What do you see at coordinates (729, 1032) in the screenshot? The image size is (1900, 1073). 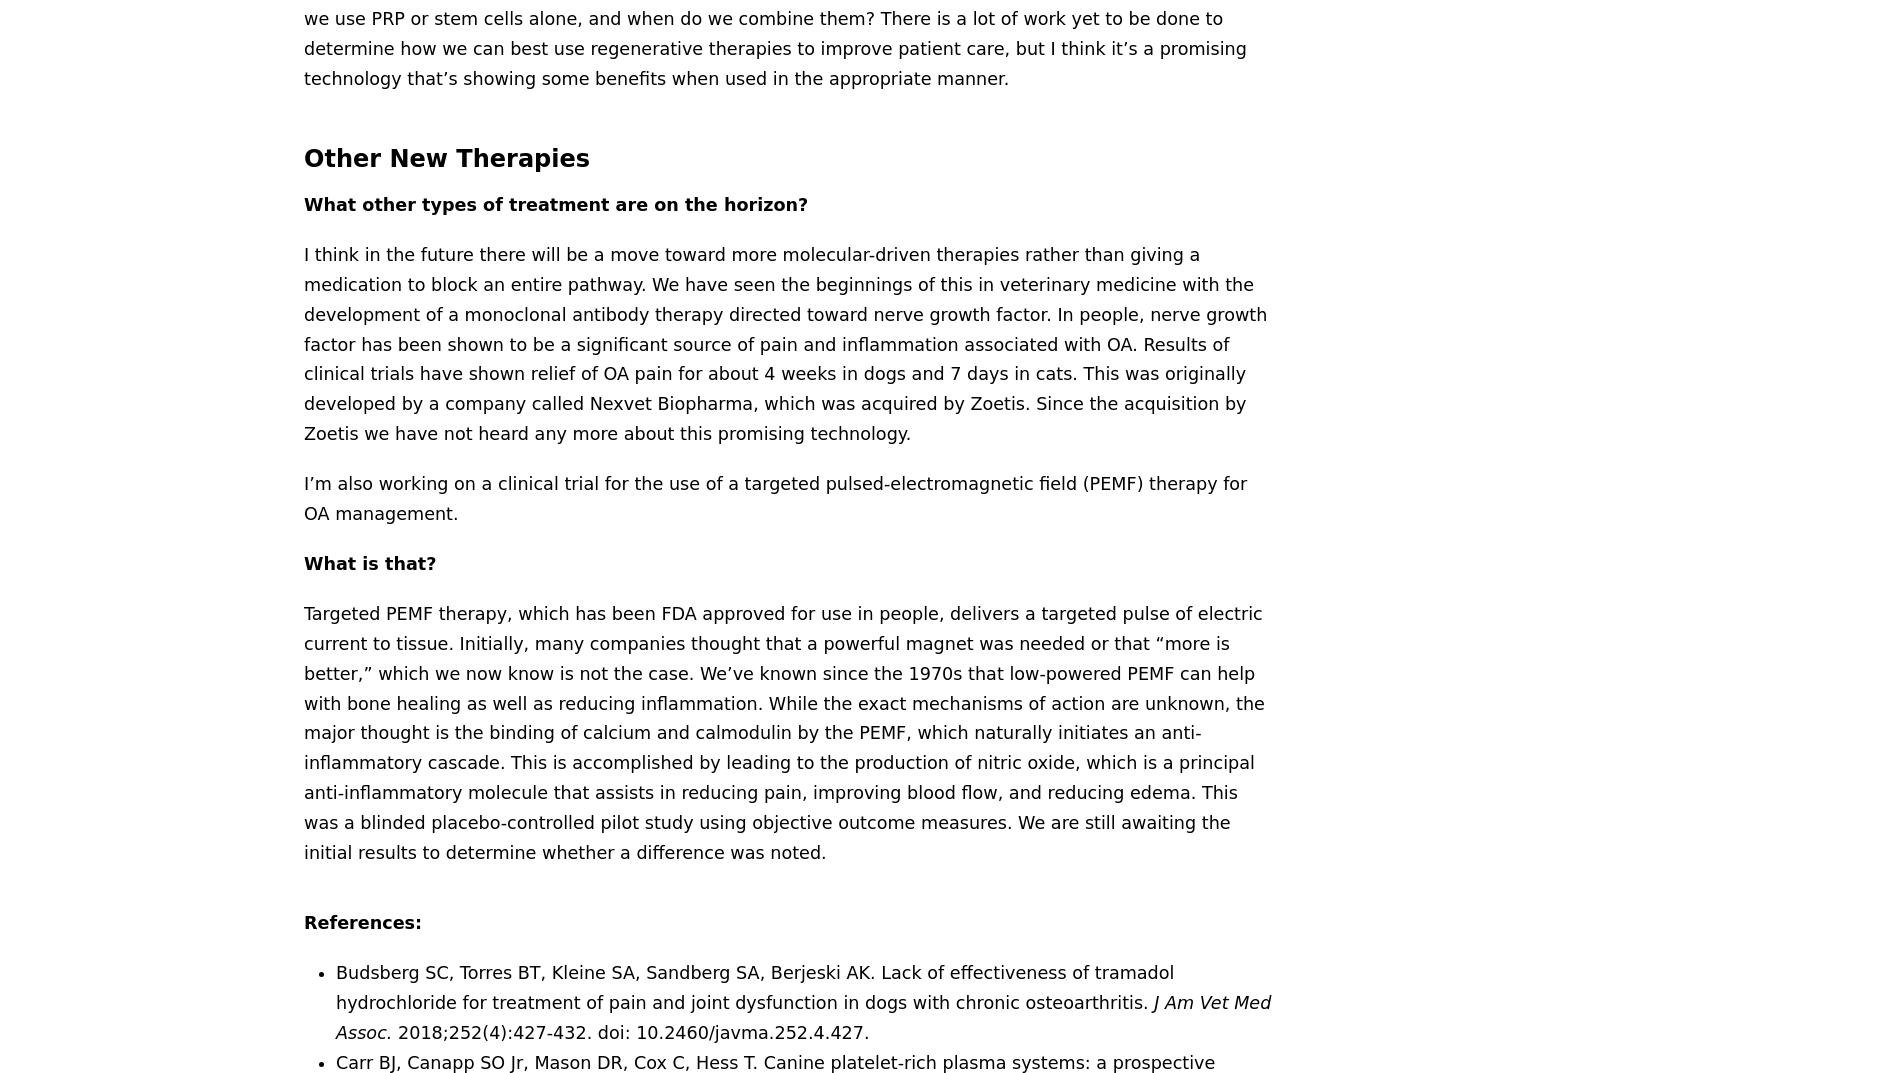 I see `'doi: 10.2460/javma.252.4.427'` at bounding box center [729, 1032].